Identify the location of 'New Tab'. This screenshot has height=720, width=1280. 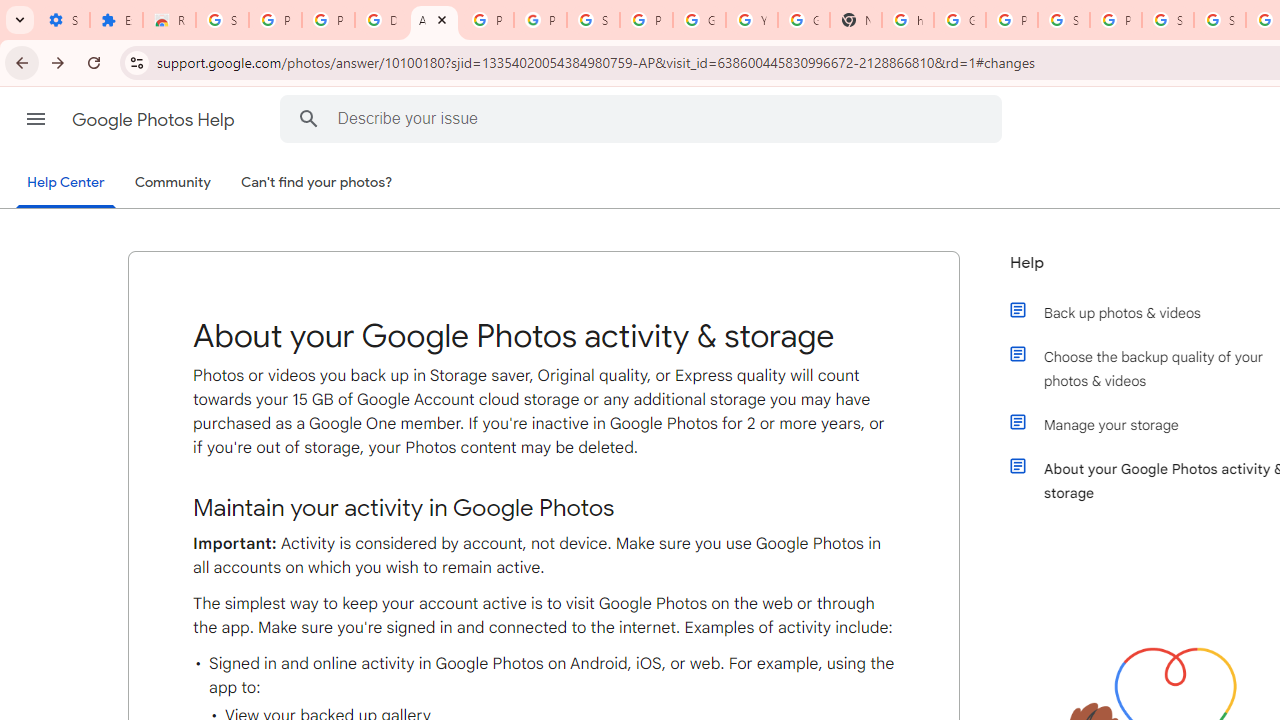
(855, 20).